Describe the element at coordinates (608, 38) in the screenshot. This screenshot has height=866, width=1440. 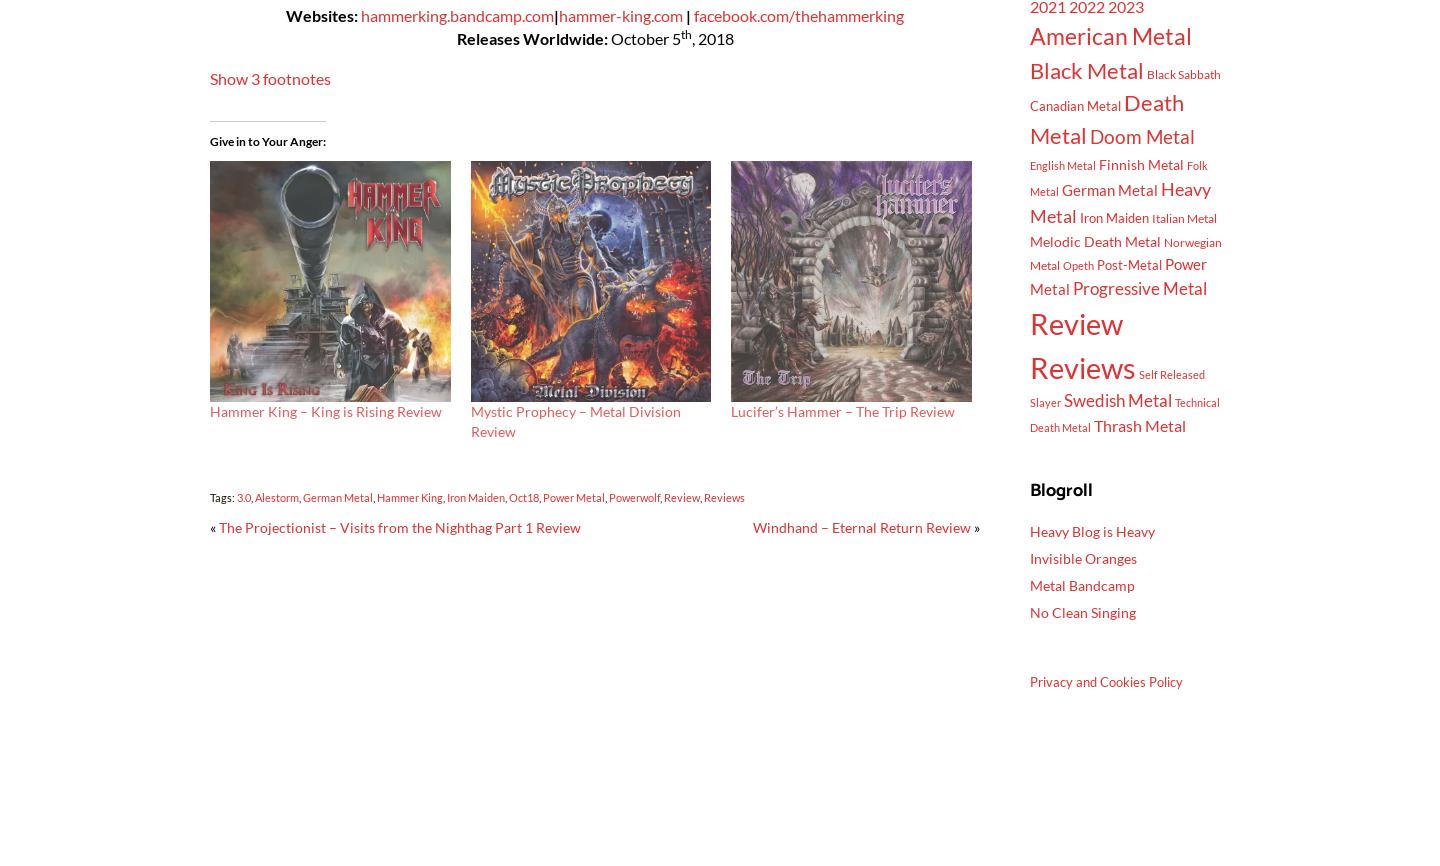
I see `'October 5'` at that location.